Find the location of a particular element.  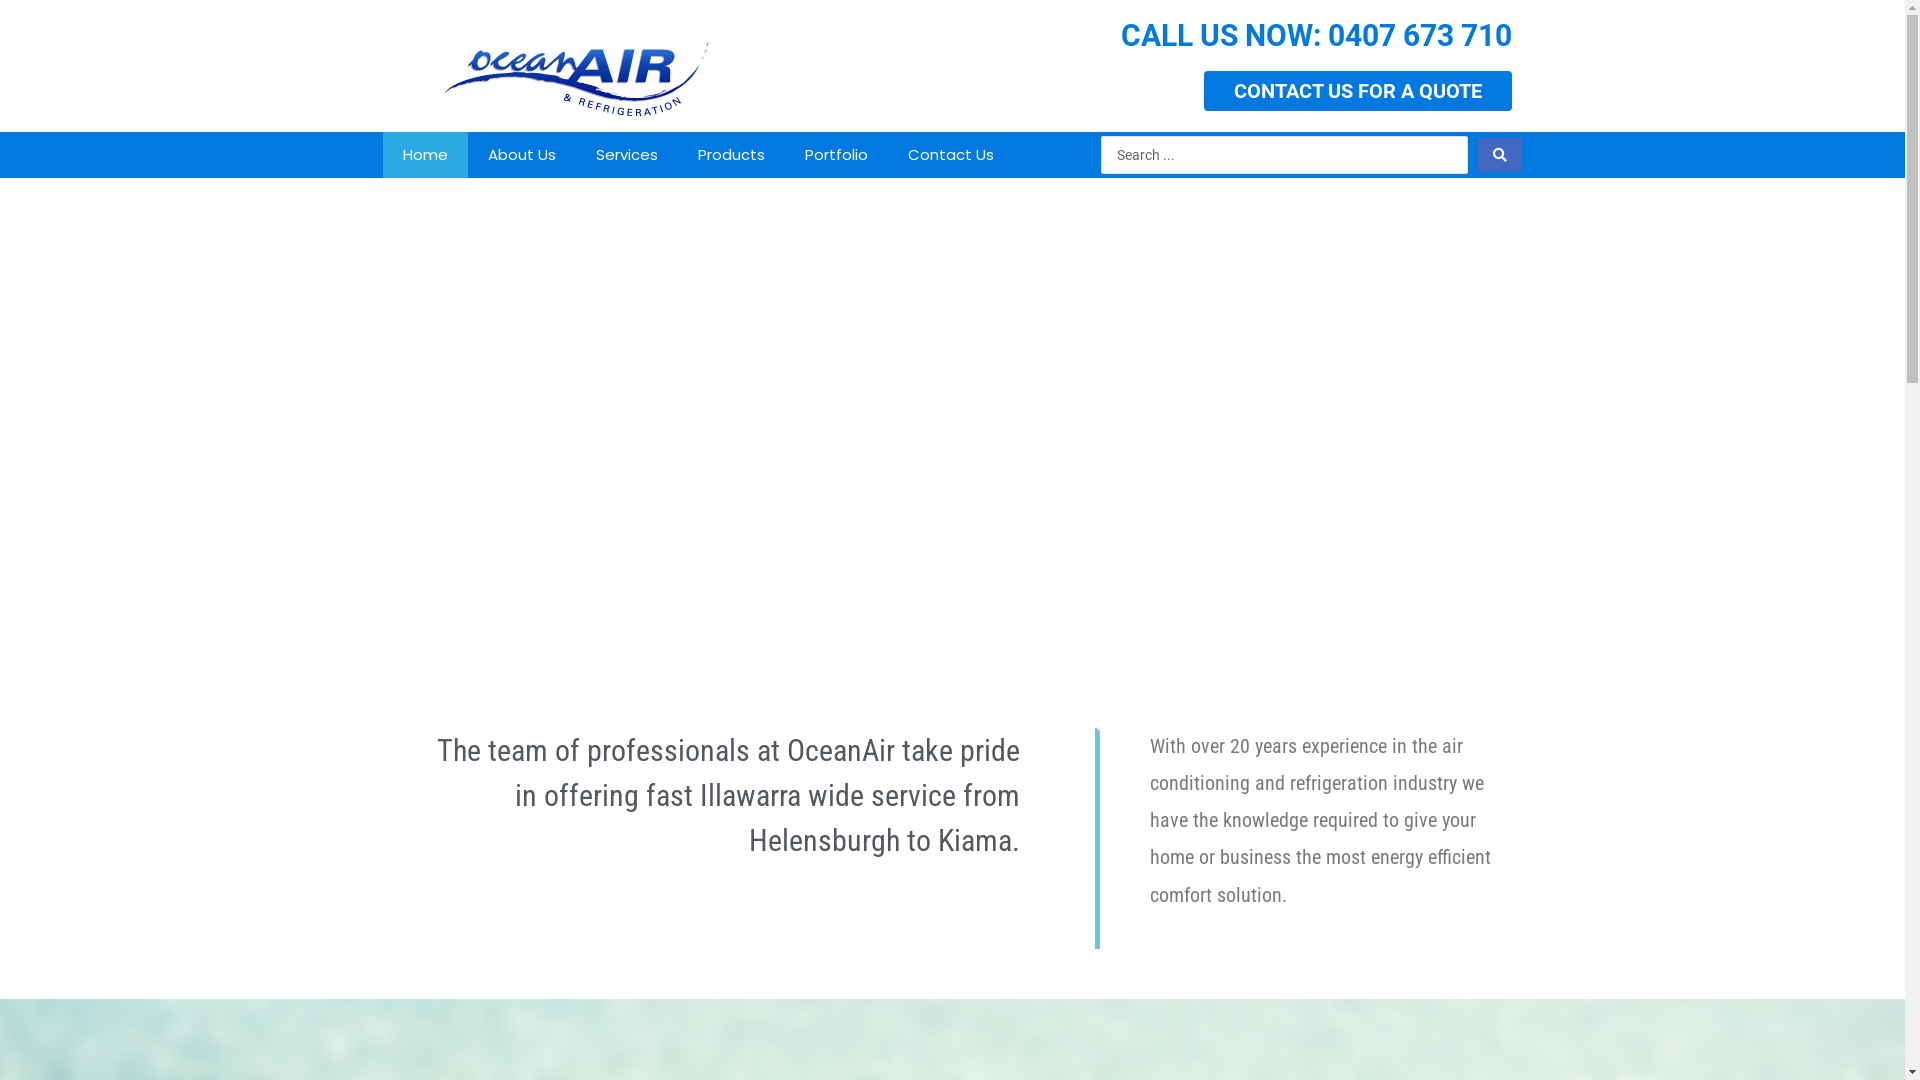

'Home' is located at coordinates (423, 153).